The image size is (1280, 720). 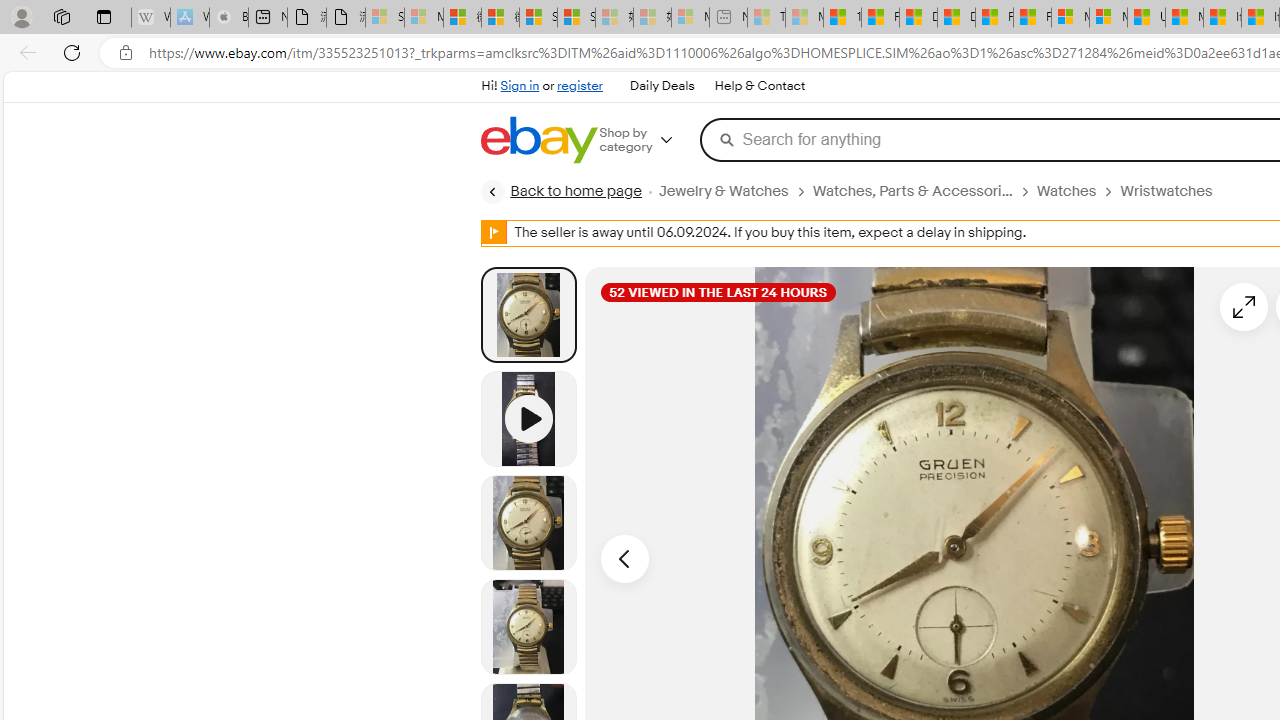 I want to click on 'Watches', so click(x=1077, y=191).